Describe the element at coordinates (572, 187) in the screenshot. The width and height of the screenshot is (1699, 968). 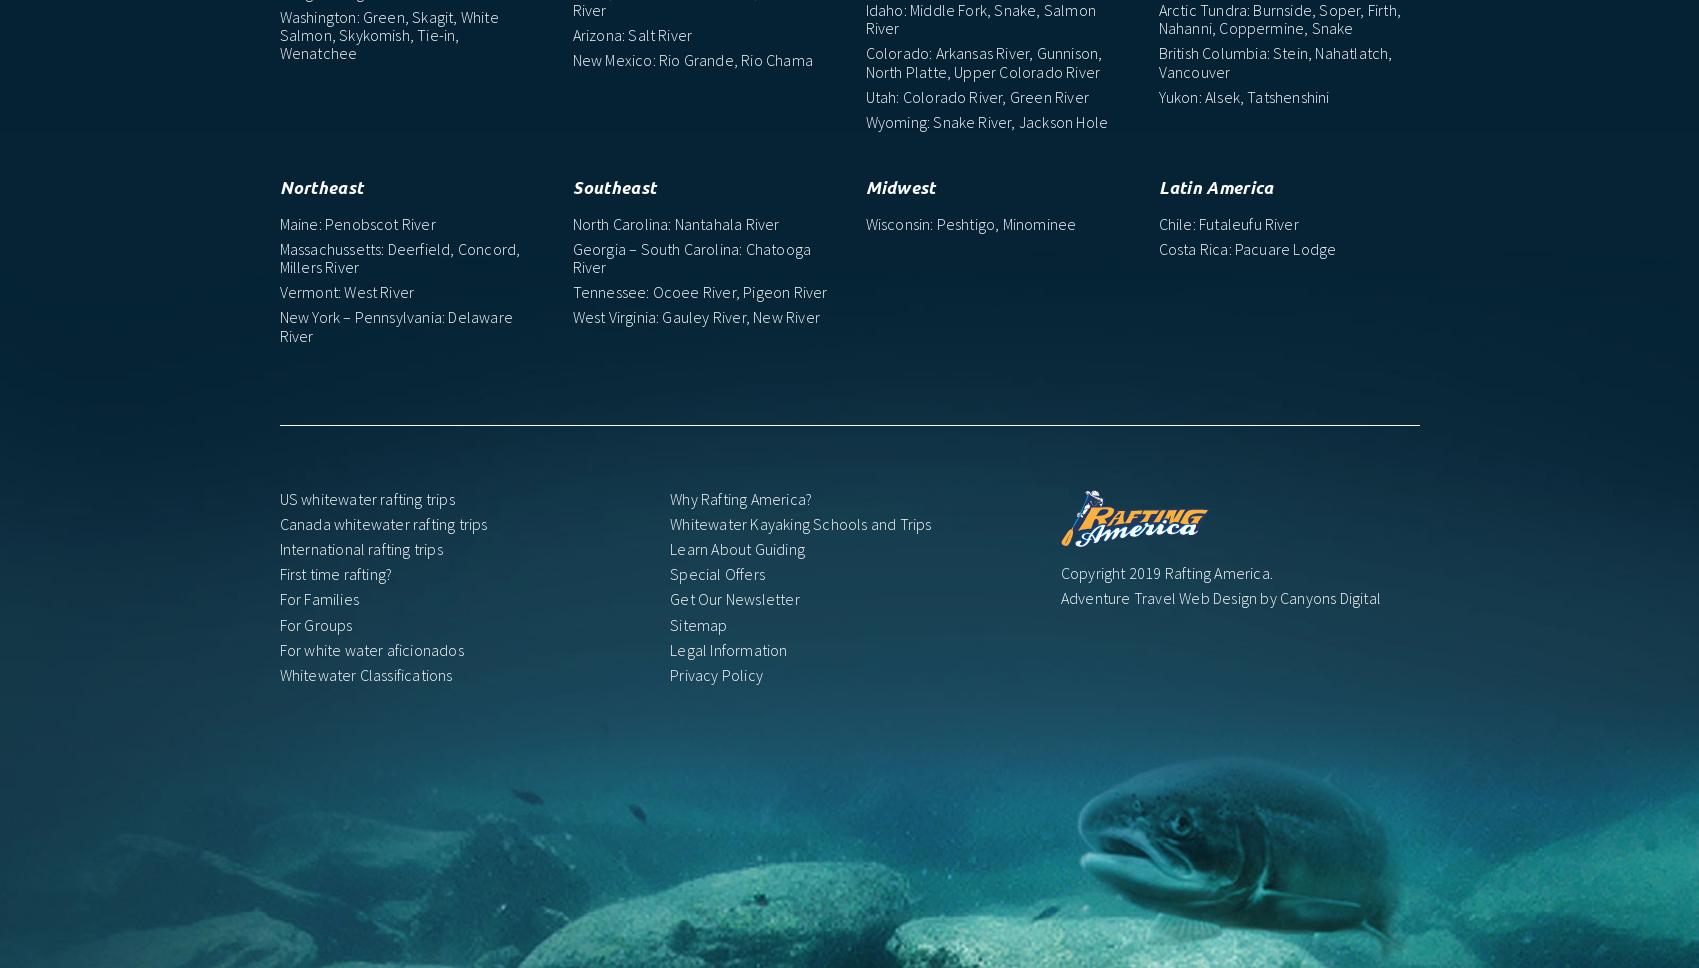
I see `'Southeast'` at that location.